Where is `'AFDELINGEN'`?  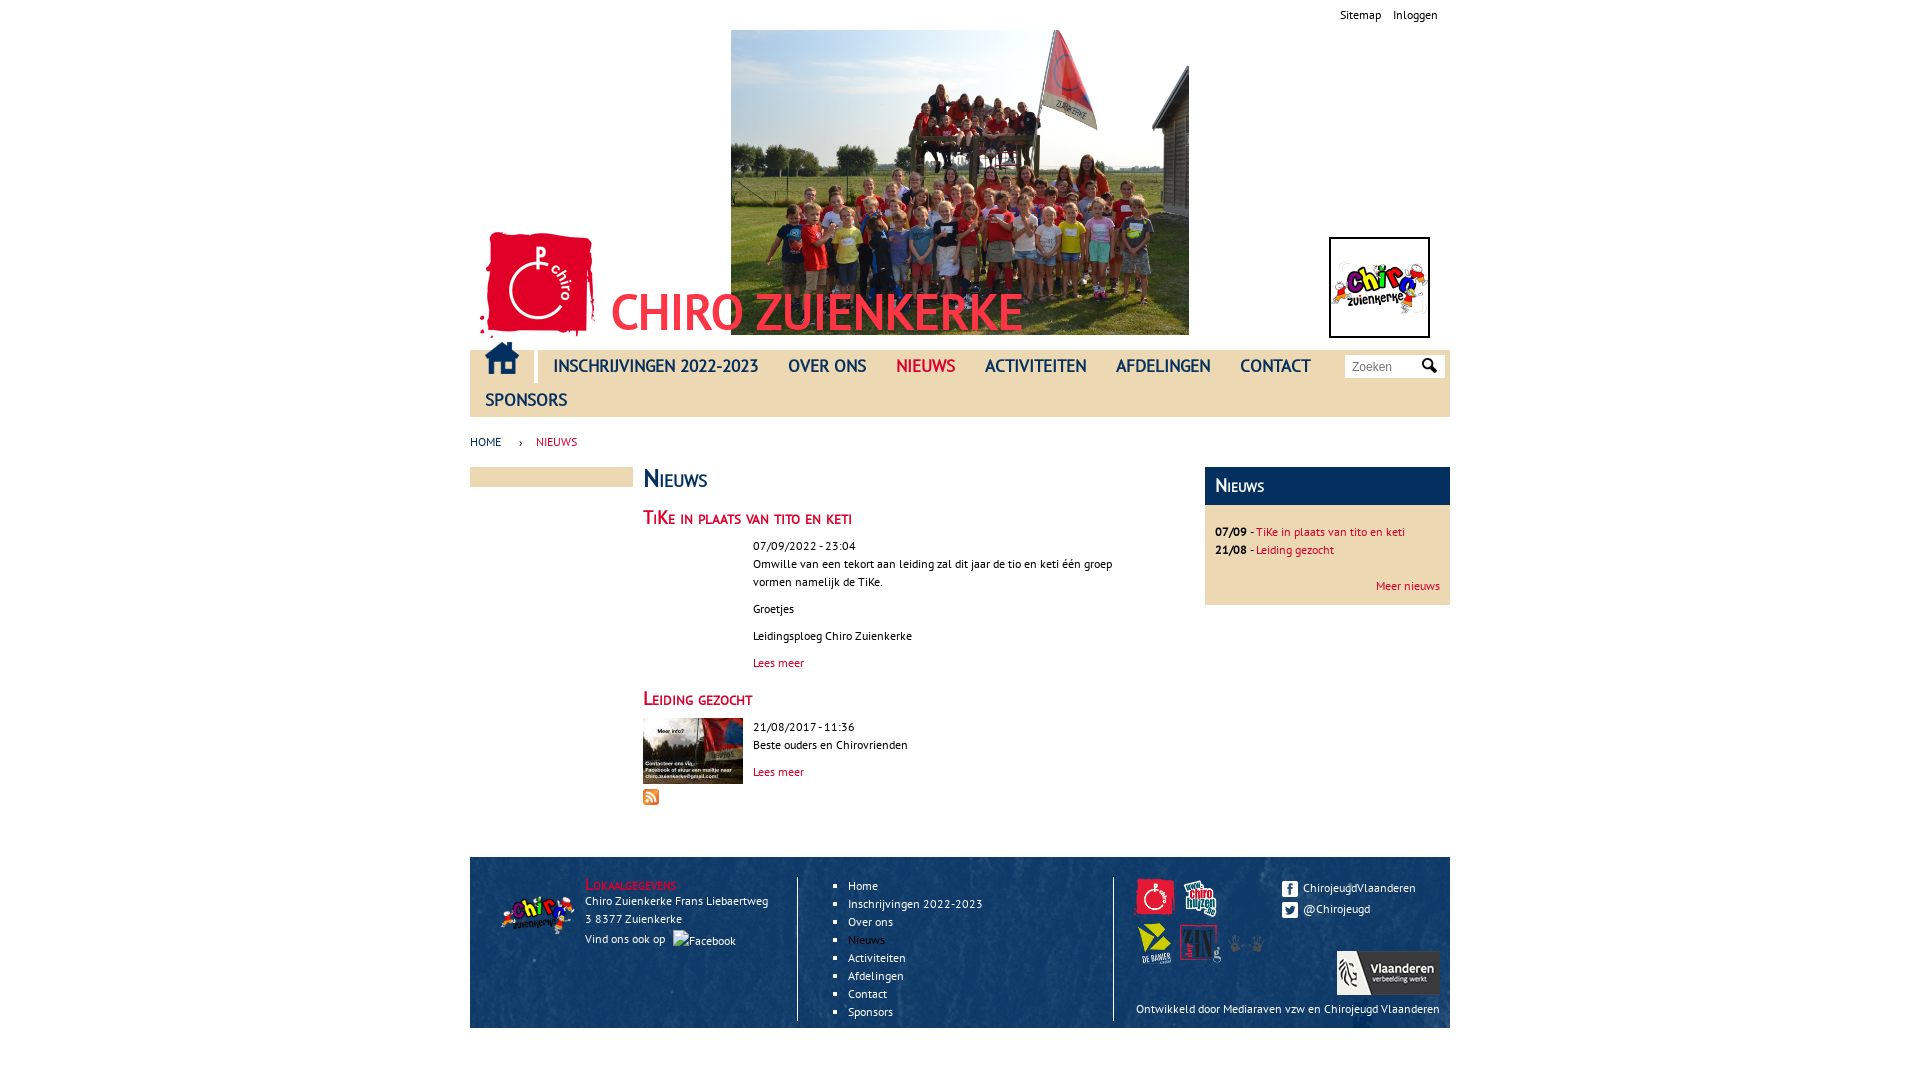
'AFDELINGEN' is located at coordinates (1162, 366).